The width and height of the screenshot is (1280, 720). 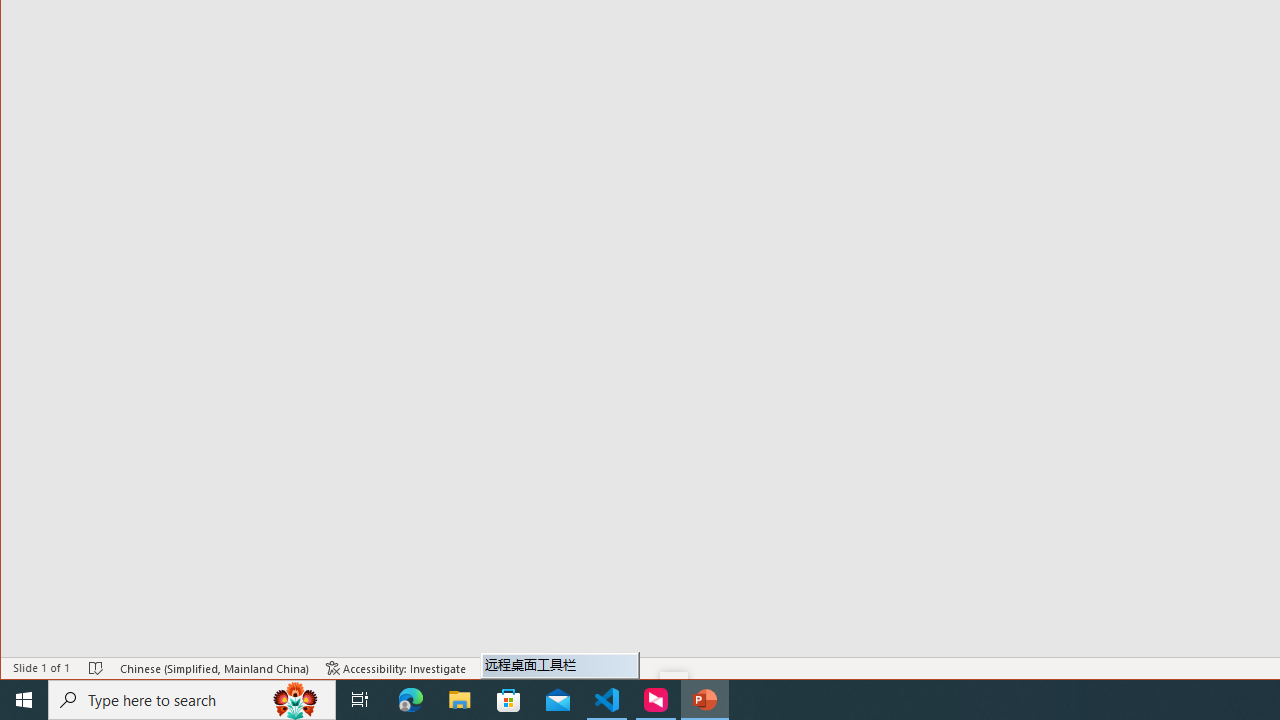 What do you see at coordinates (606, 698) in the screenshot?
I see `'Visual Studio Code - 1 running window'` at bounding box center [606, 698].